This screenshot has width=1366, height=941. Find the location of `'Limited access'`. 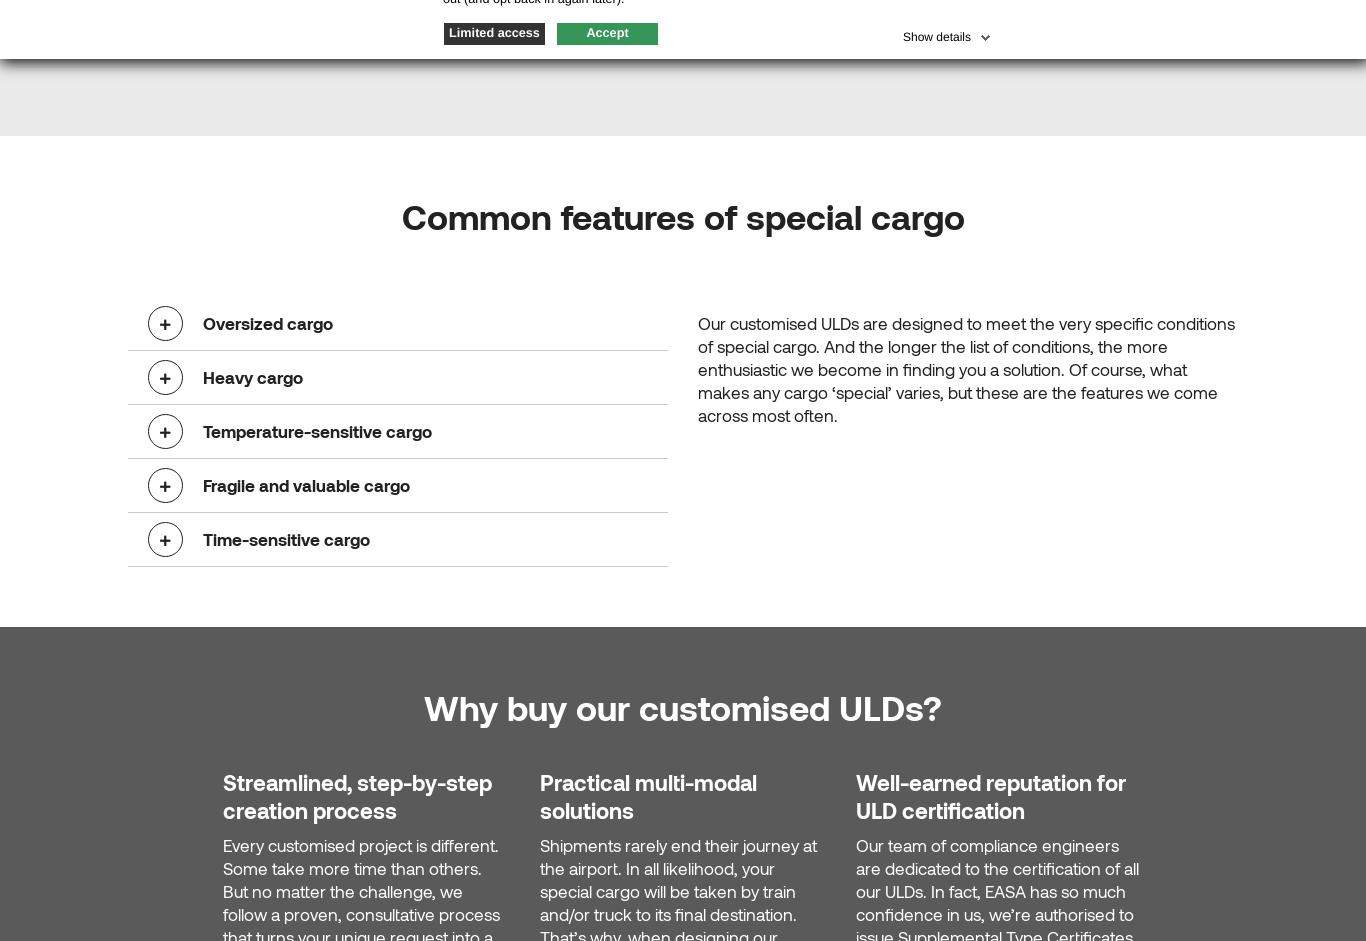

'Limited access' is located at coordinates (493, 33).